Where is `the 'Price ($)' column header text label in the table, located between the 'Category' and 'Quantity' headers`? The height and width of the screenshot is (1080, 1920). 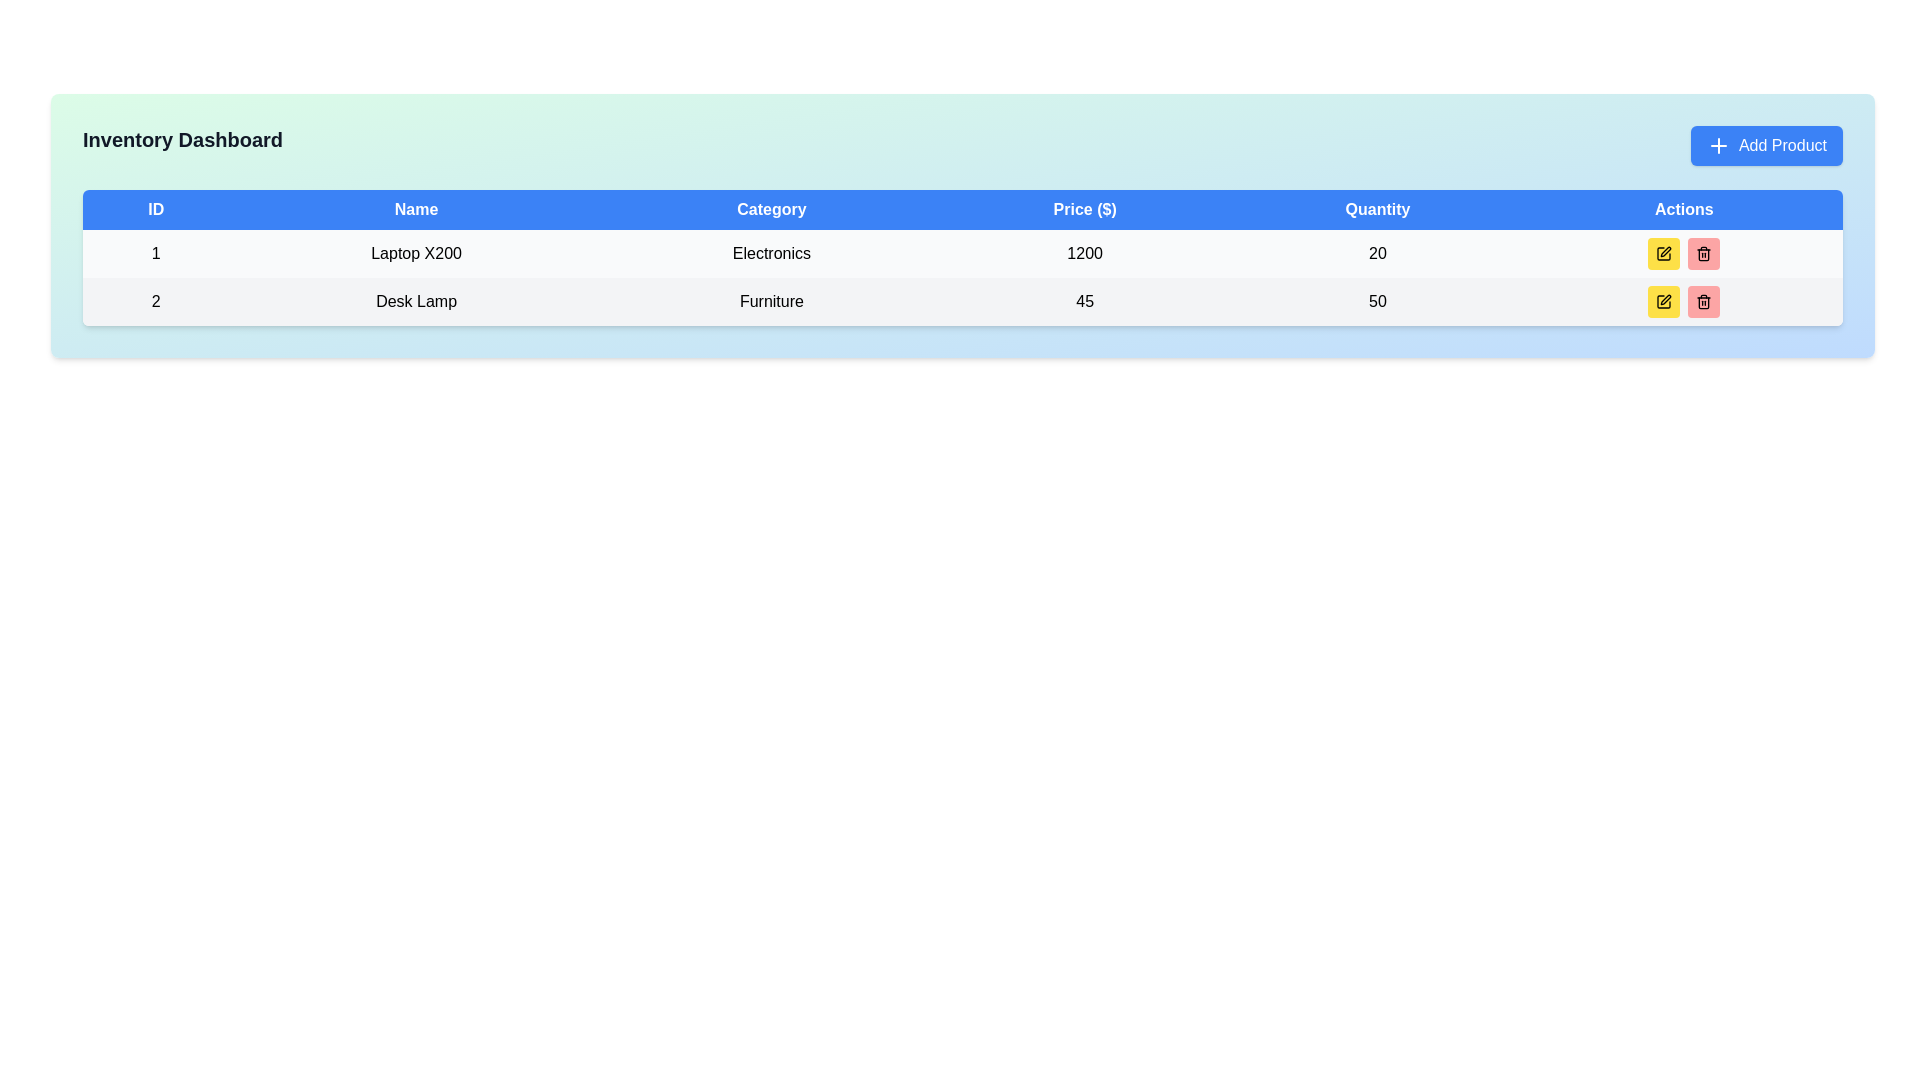
the 'Price ($)' column header text label in the table, located between the 'Category' and 'Quantity' headers is located at coordinates (1084, 209).